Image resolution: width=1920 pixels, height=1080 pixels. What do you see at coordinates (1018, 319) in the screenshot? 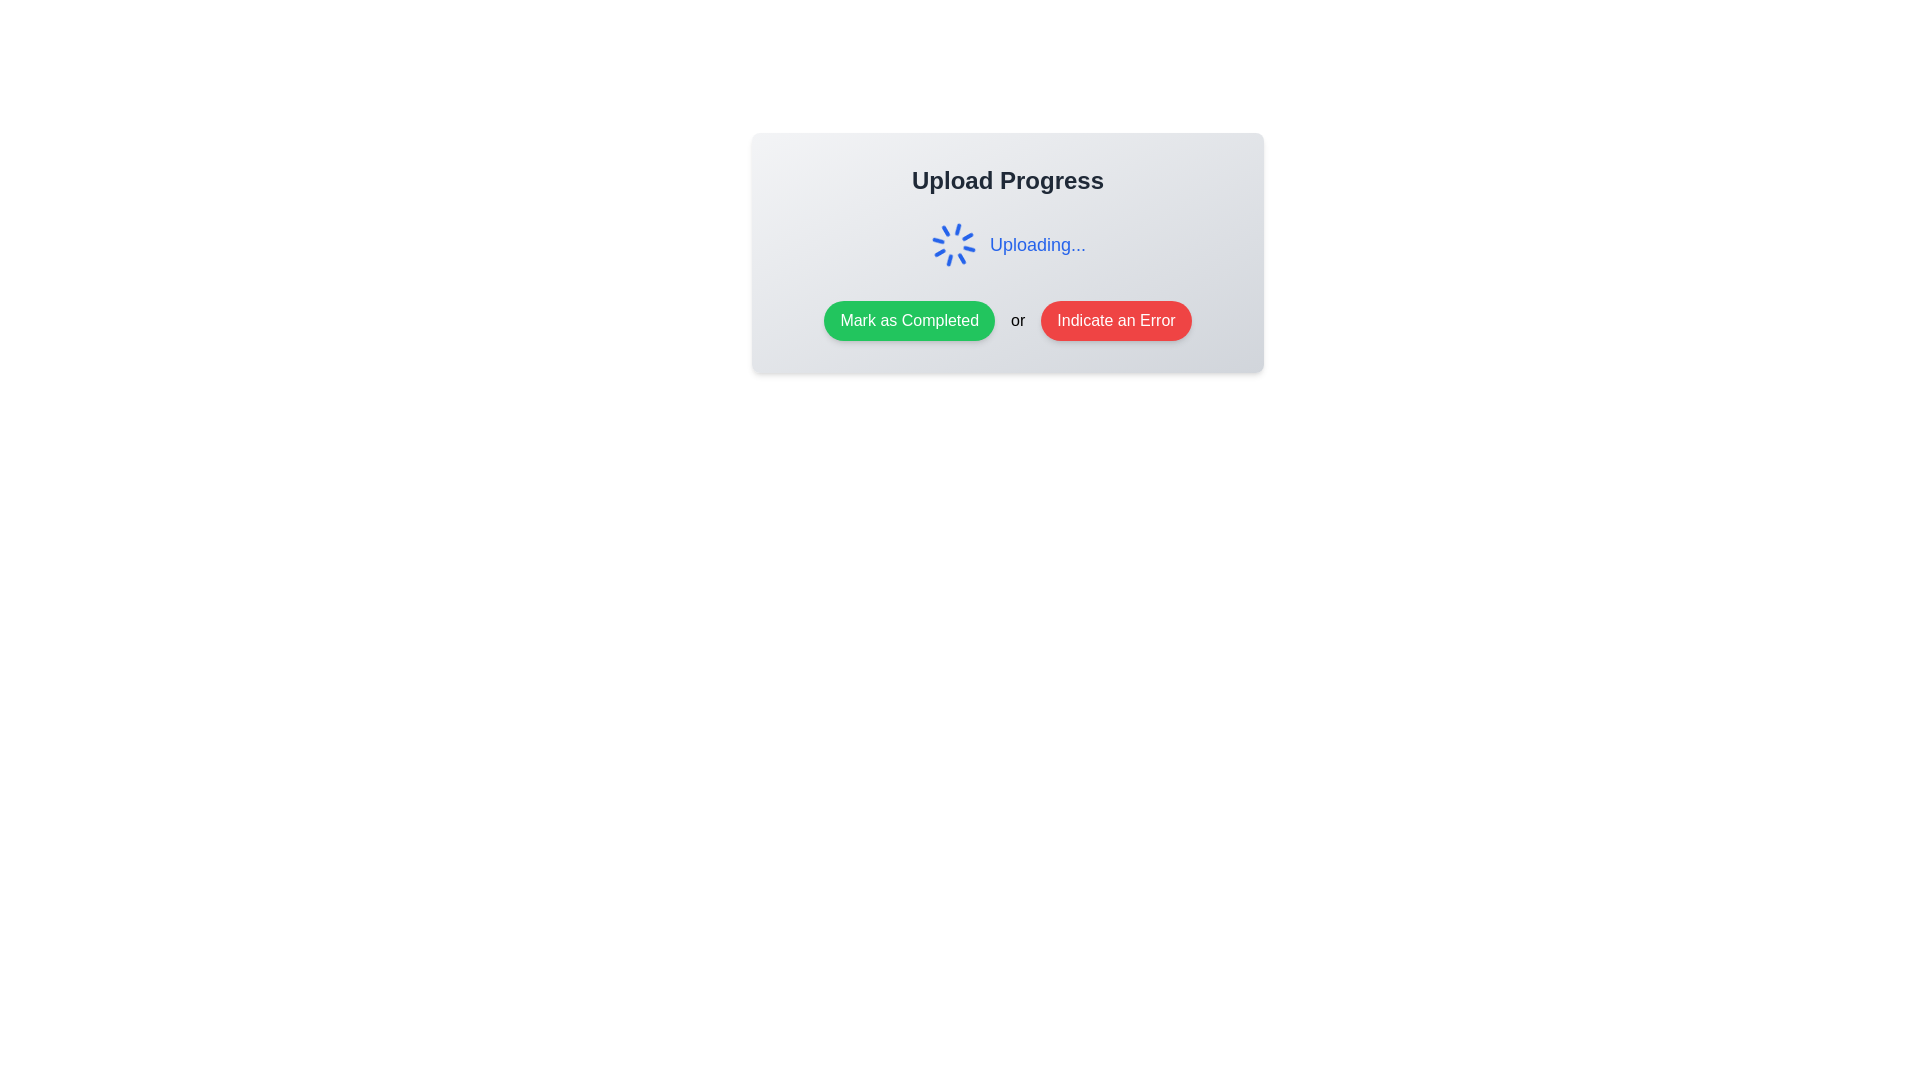
I see `the text label displaying 'or' in lowercase, which acts as a separator between the 'Mark as Completed' and 'Indicate an Error' buttons, located centrally beneath the 'Upload Progress' header` at bounding box center [1018, 319].